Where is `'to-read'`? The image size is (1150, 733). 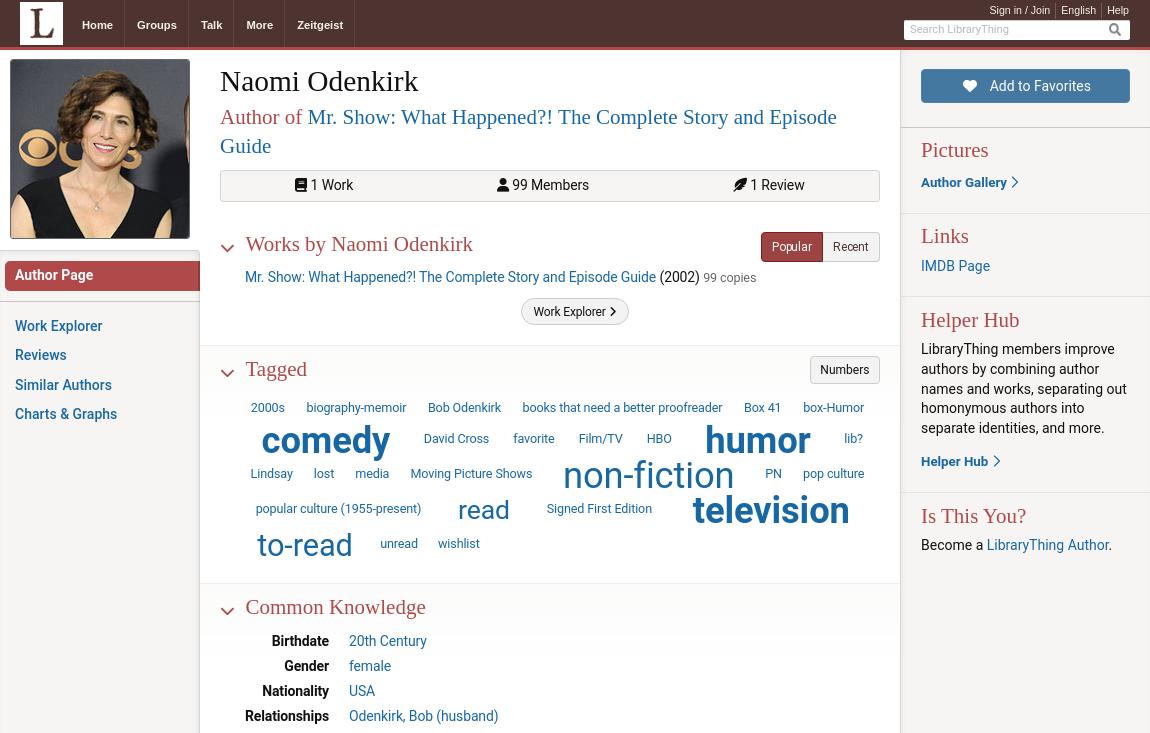 'to-read' is located at coordinates (304, 545).